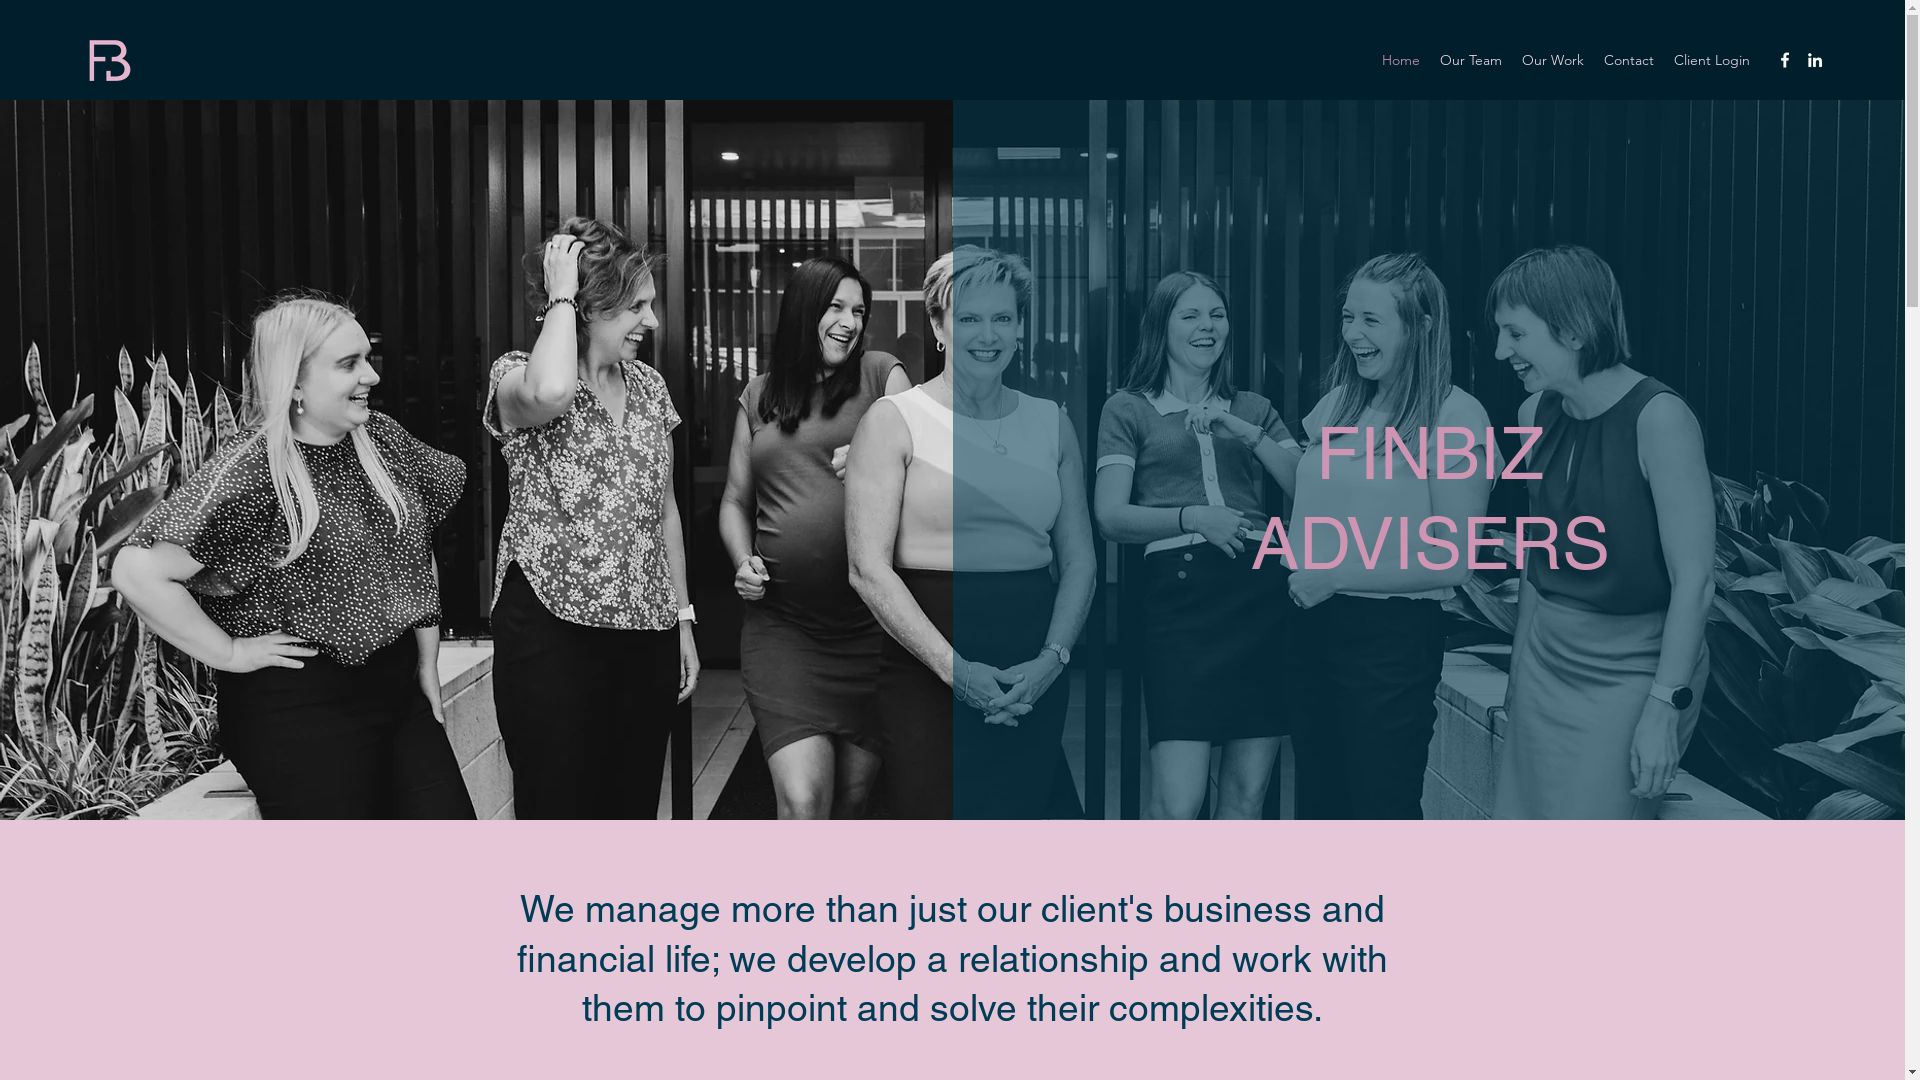 Image resolution: width=1920 pixels, height=1080 pixels. What do you see at coordinates (1470, 59) in the screenshot?
I see `'Our Team'` at bounding box center [1470, 59].